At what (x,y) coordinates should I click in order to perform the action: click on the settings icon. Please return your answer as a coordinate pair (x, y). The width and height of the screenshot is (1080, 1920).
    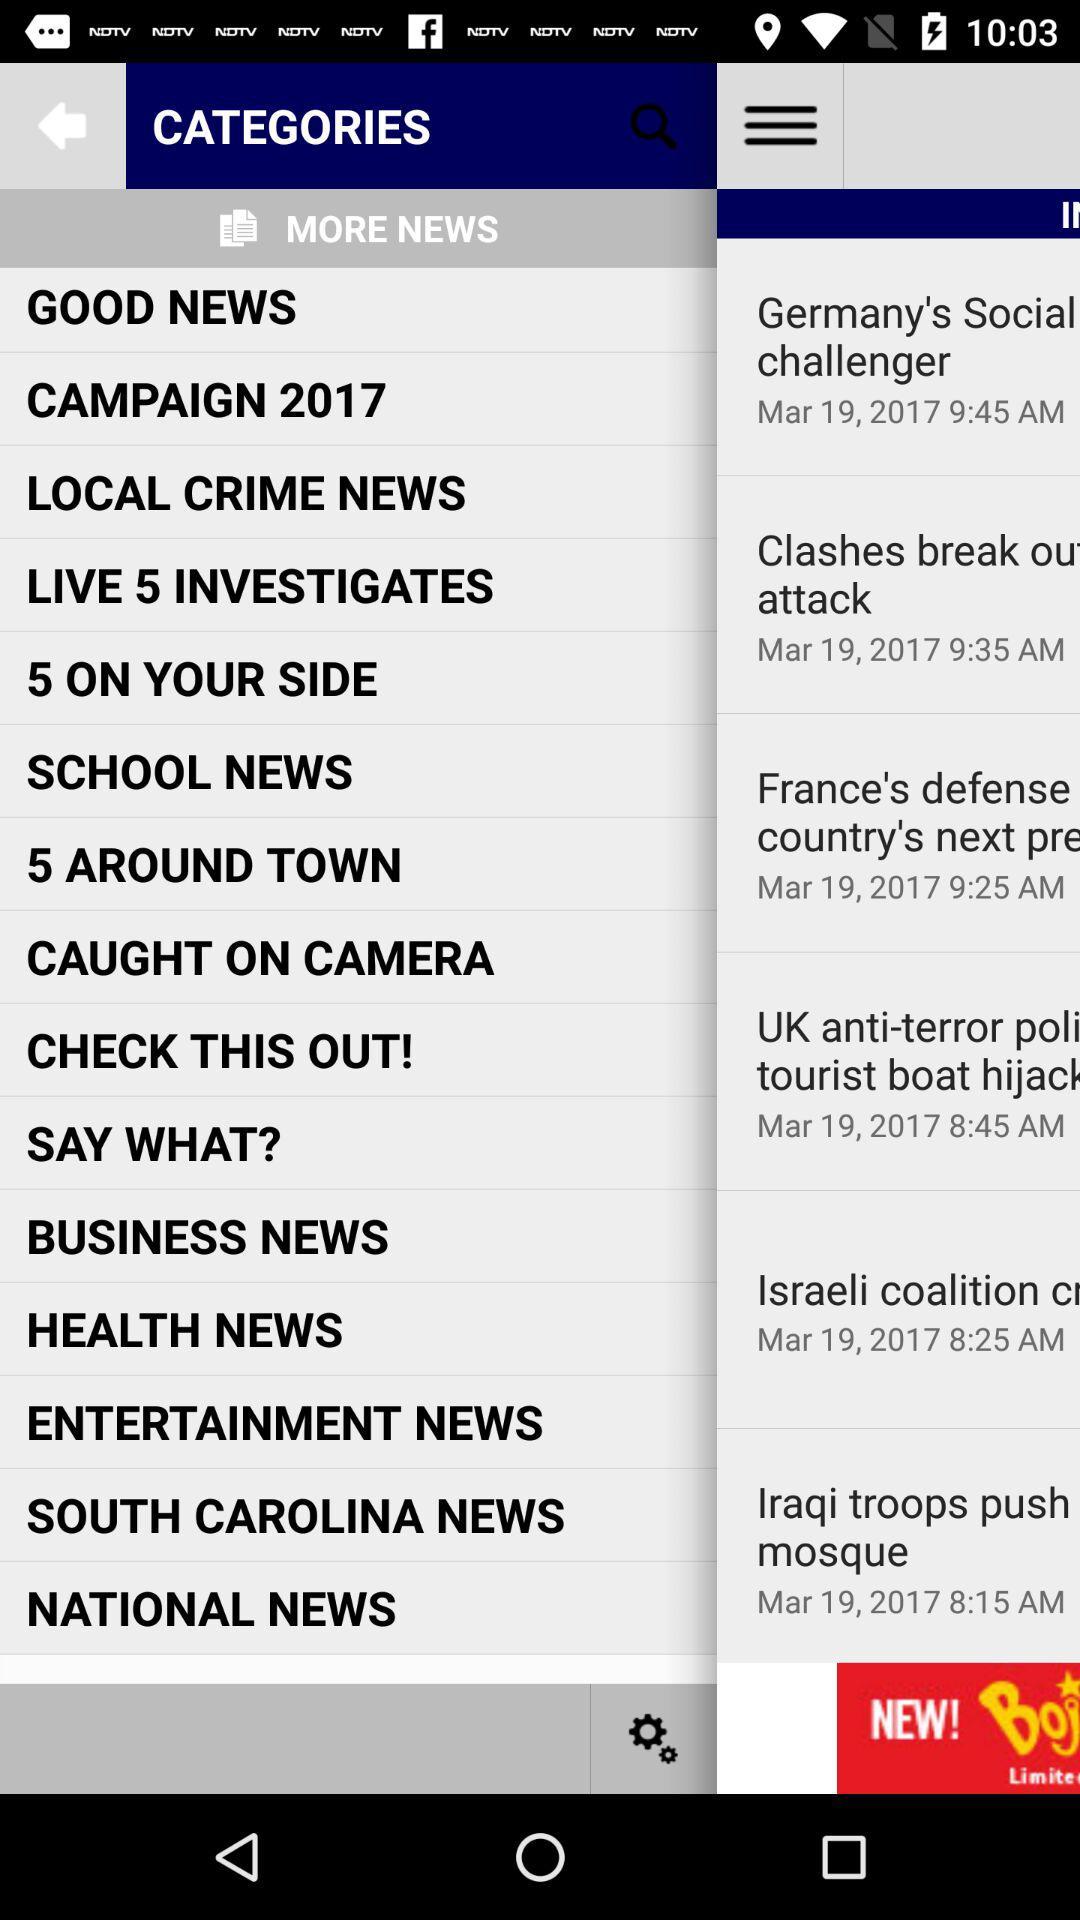
    Looking at the image, I should click on (654, 1737).